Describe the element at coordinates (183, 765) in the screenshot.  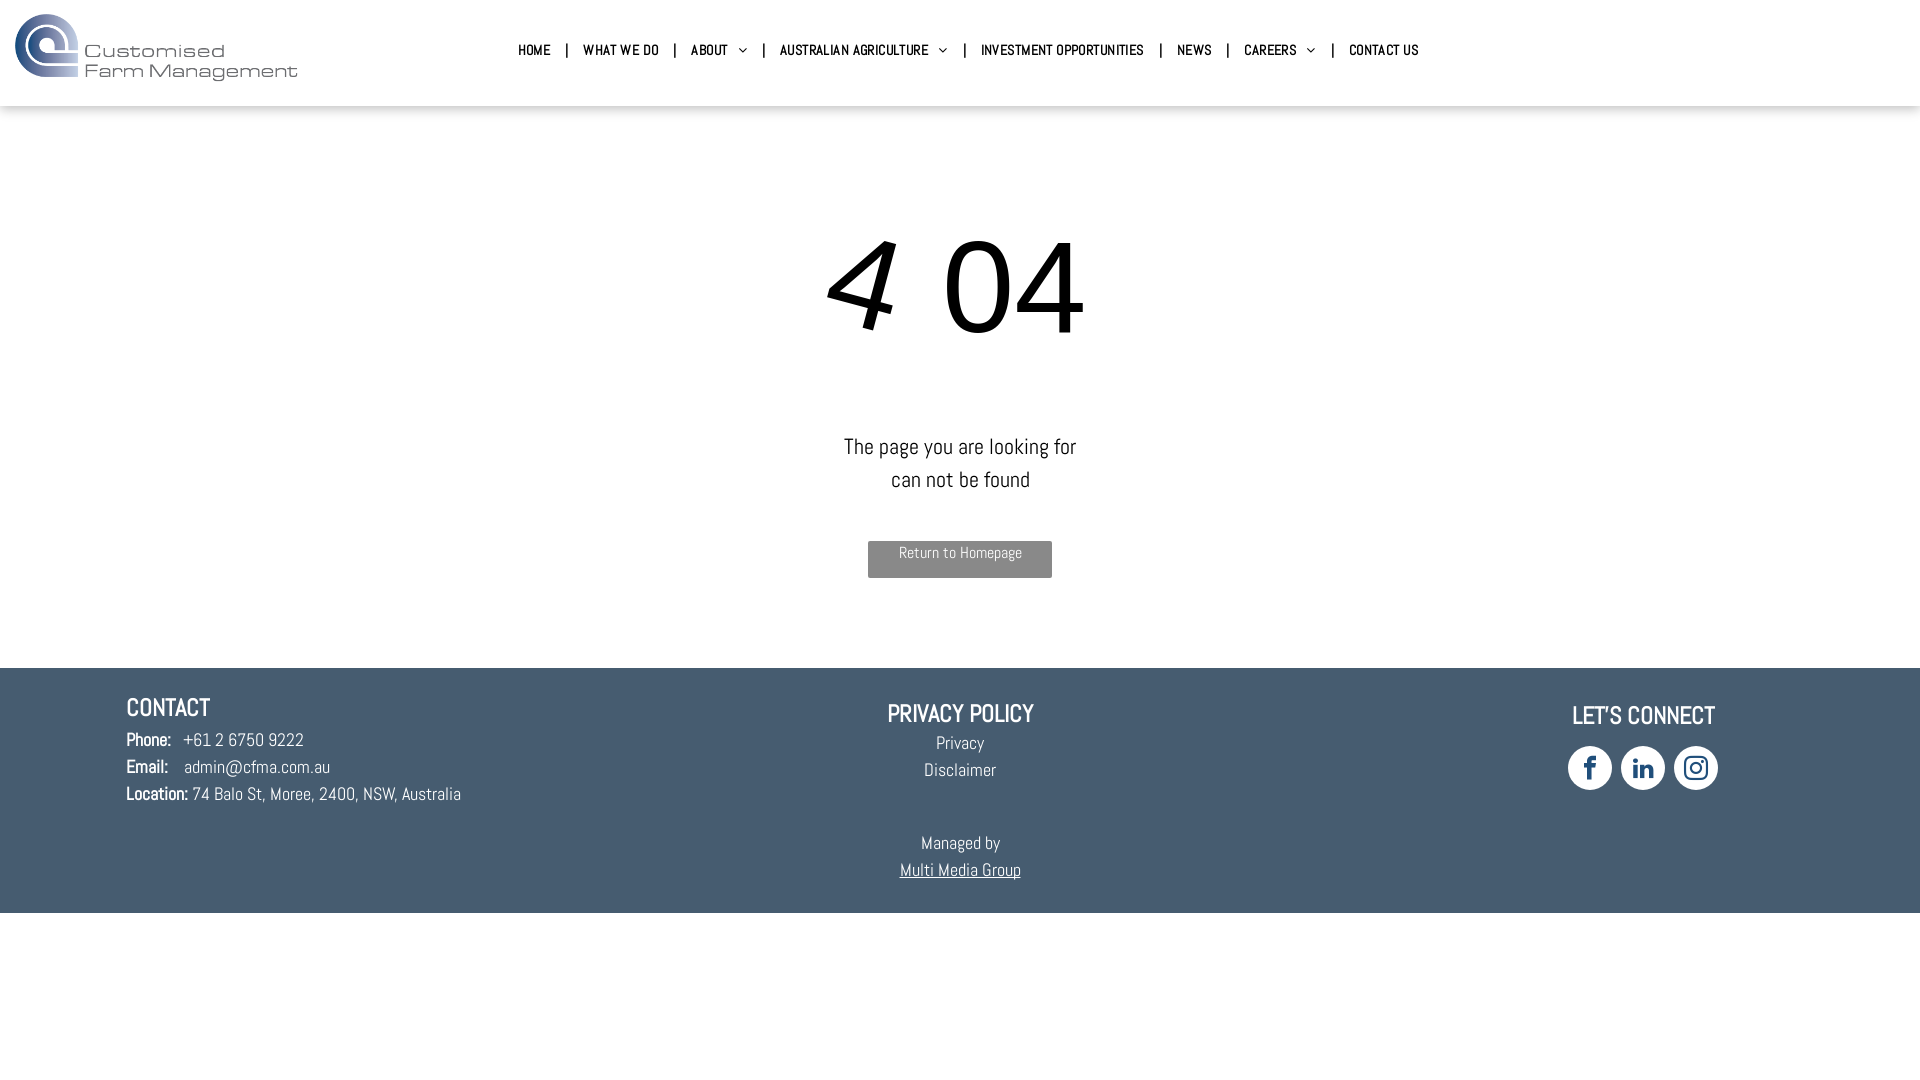
I see `'admin@cfma.com.au'` at that location.